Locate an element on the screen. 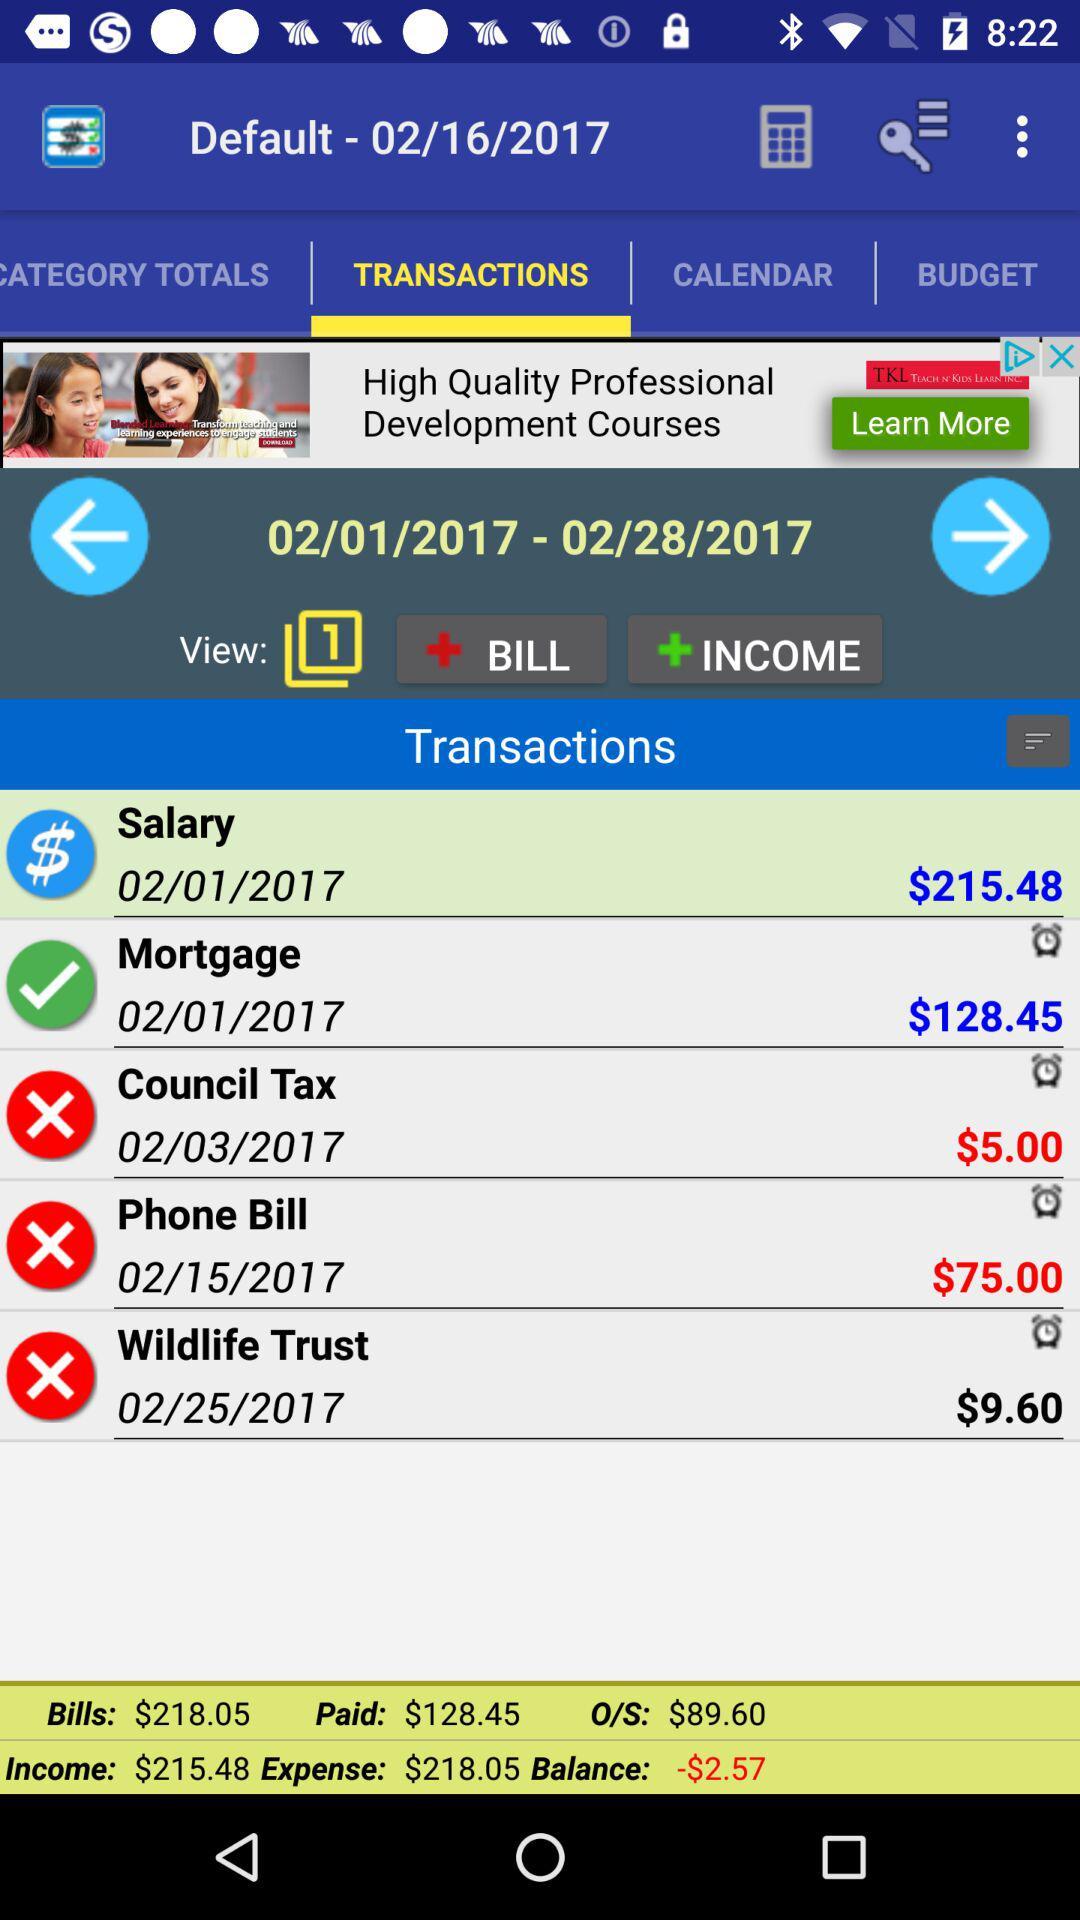 This screenshot has width=1080, height=1920. advertisement to redirect you to website is located at coordinates (540, 401).